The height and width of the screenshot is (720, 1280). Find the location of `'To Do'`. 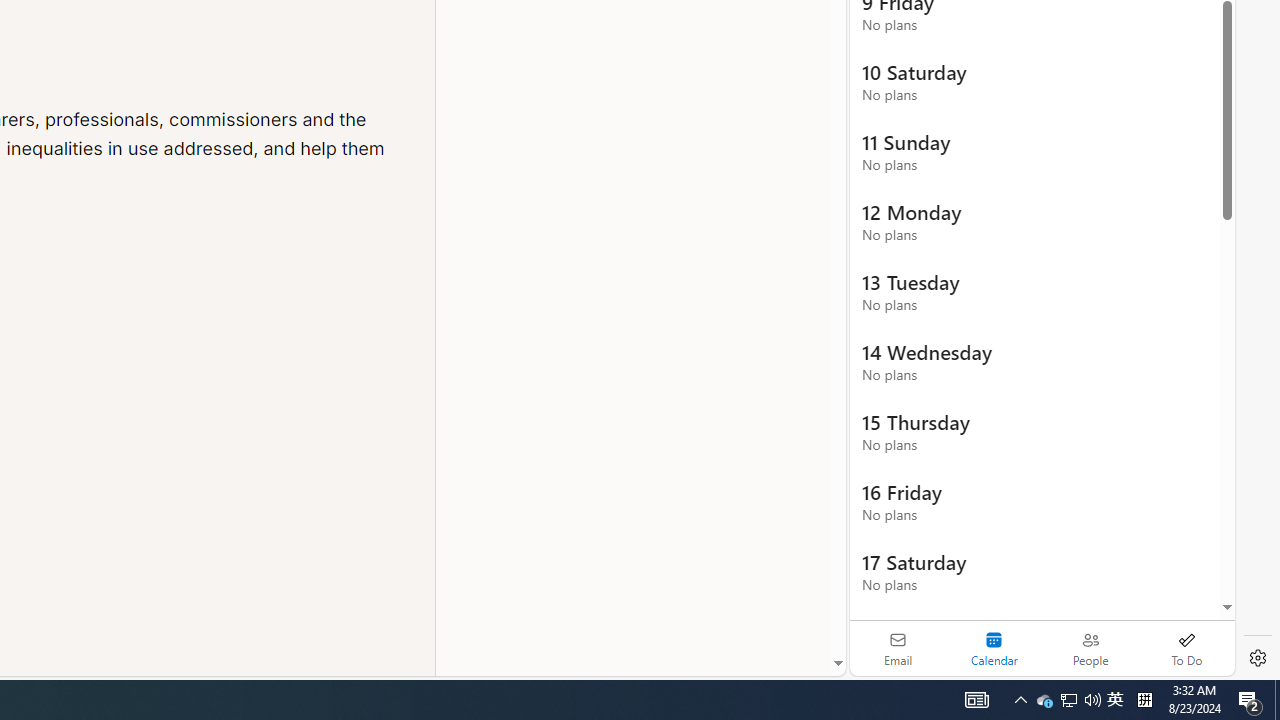

'To Do' is located at coordinates (1186, 648).